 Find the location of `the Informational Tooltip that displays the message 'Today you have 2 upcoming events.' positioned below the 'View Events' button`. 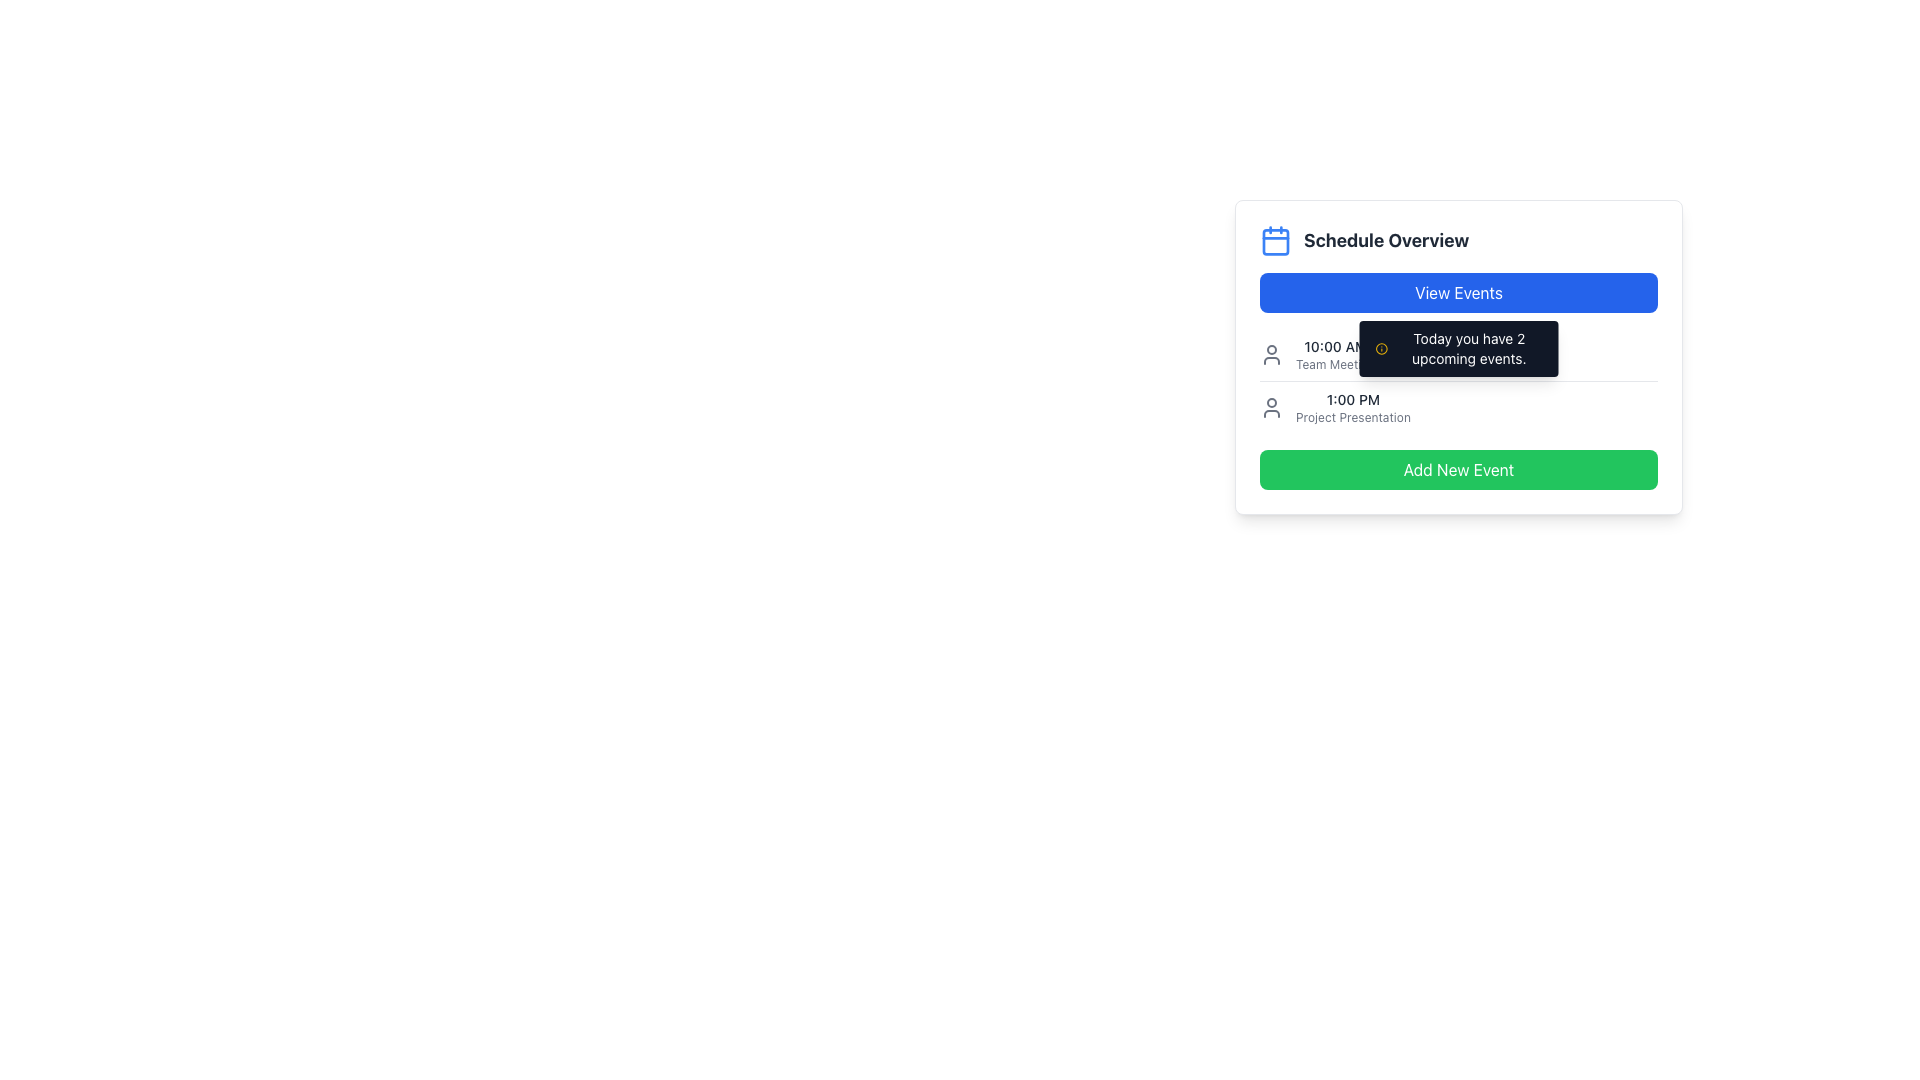

the Informational Tooltip that displays the message 'Today you have 2 upcoming events.' positioned below the 'View Events' button is located at coordinates (1459, 347).